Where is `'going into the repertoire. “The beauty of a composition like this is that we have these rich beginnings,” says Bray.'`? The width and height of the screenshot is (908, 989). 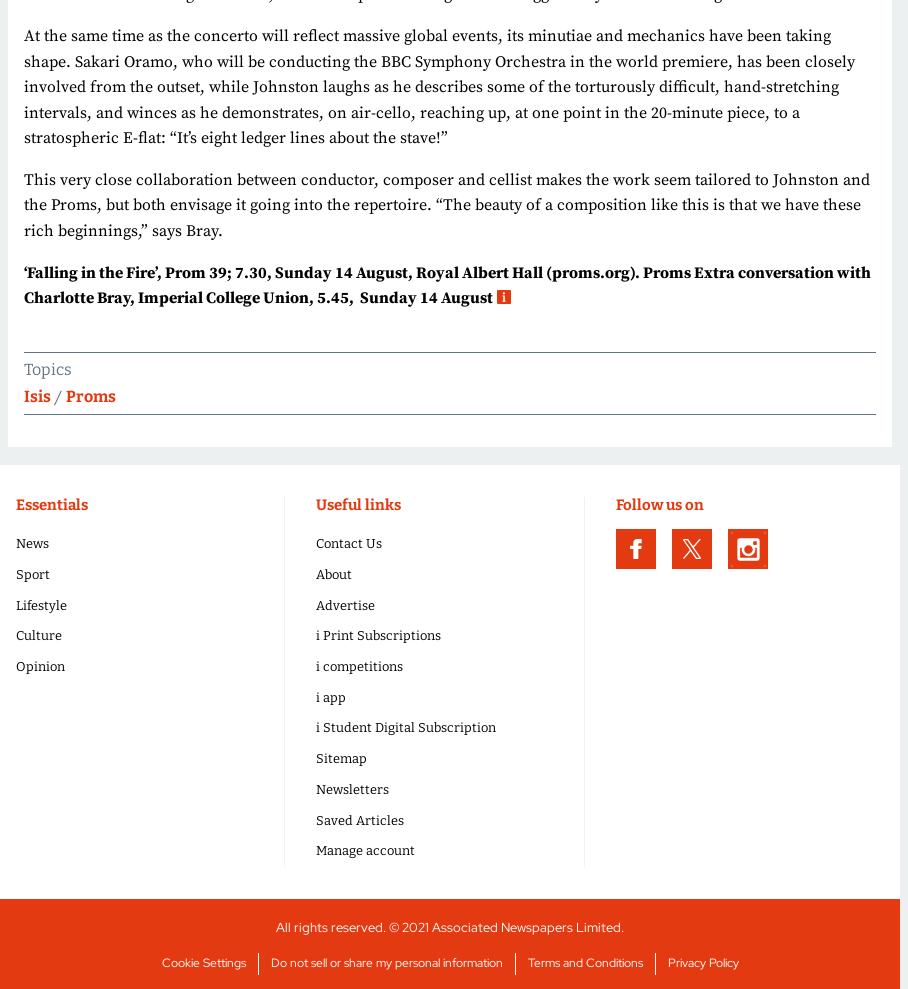
'going into the repertoire. “The beauty of a composition like this is that we have these rich beginnings,” says Bray.' is located at coordinates (22, 217).